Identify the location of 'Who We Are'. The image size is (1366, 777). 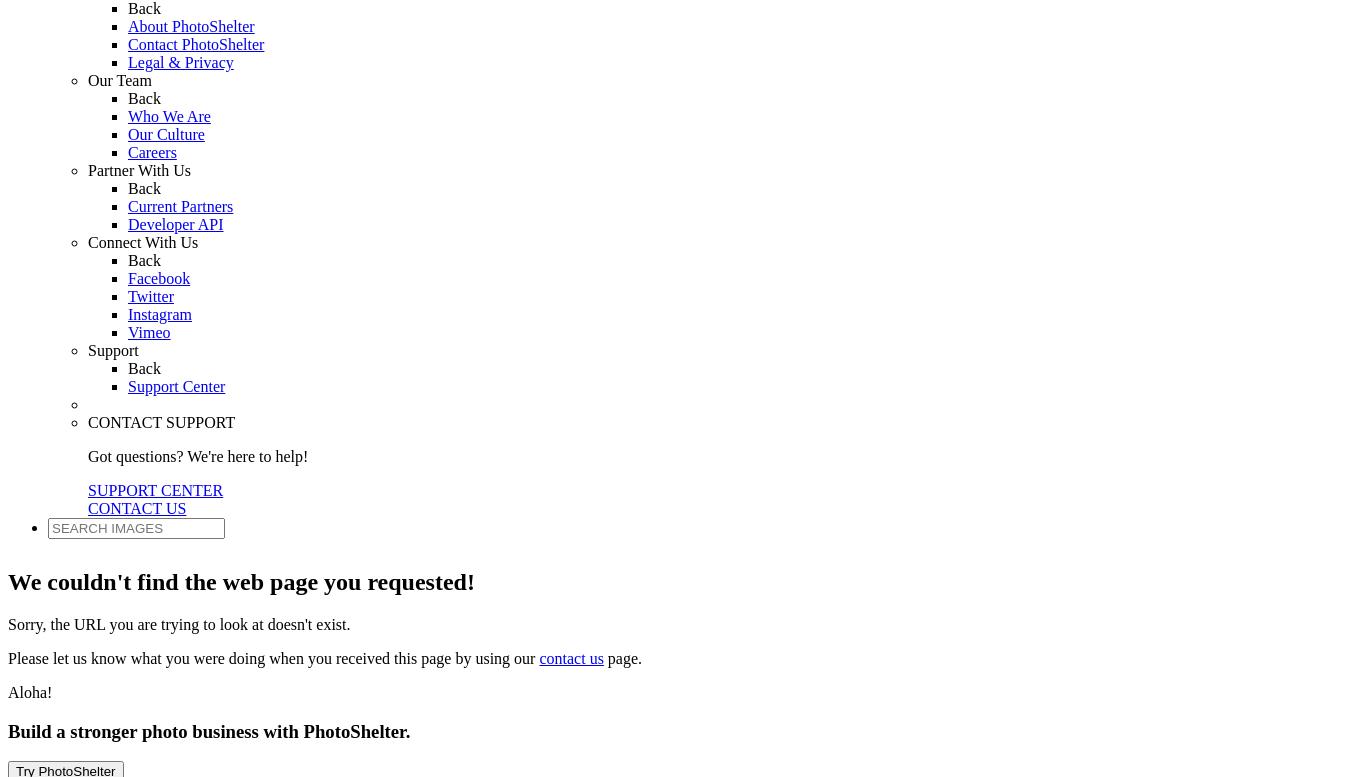
(167, 115).